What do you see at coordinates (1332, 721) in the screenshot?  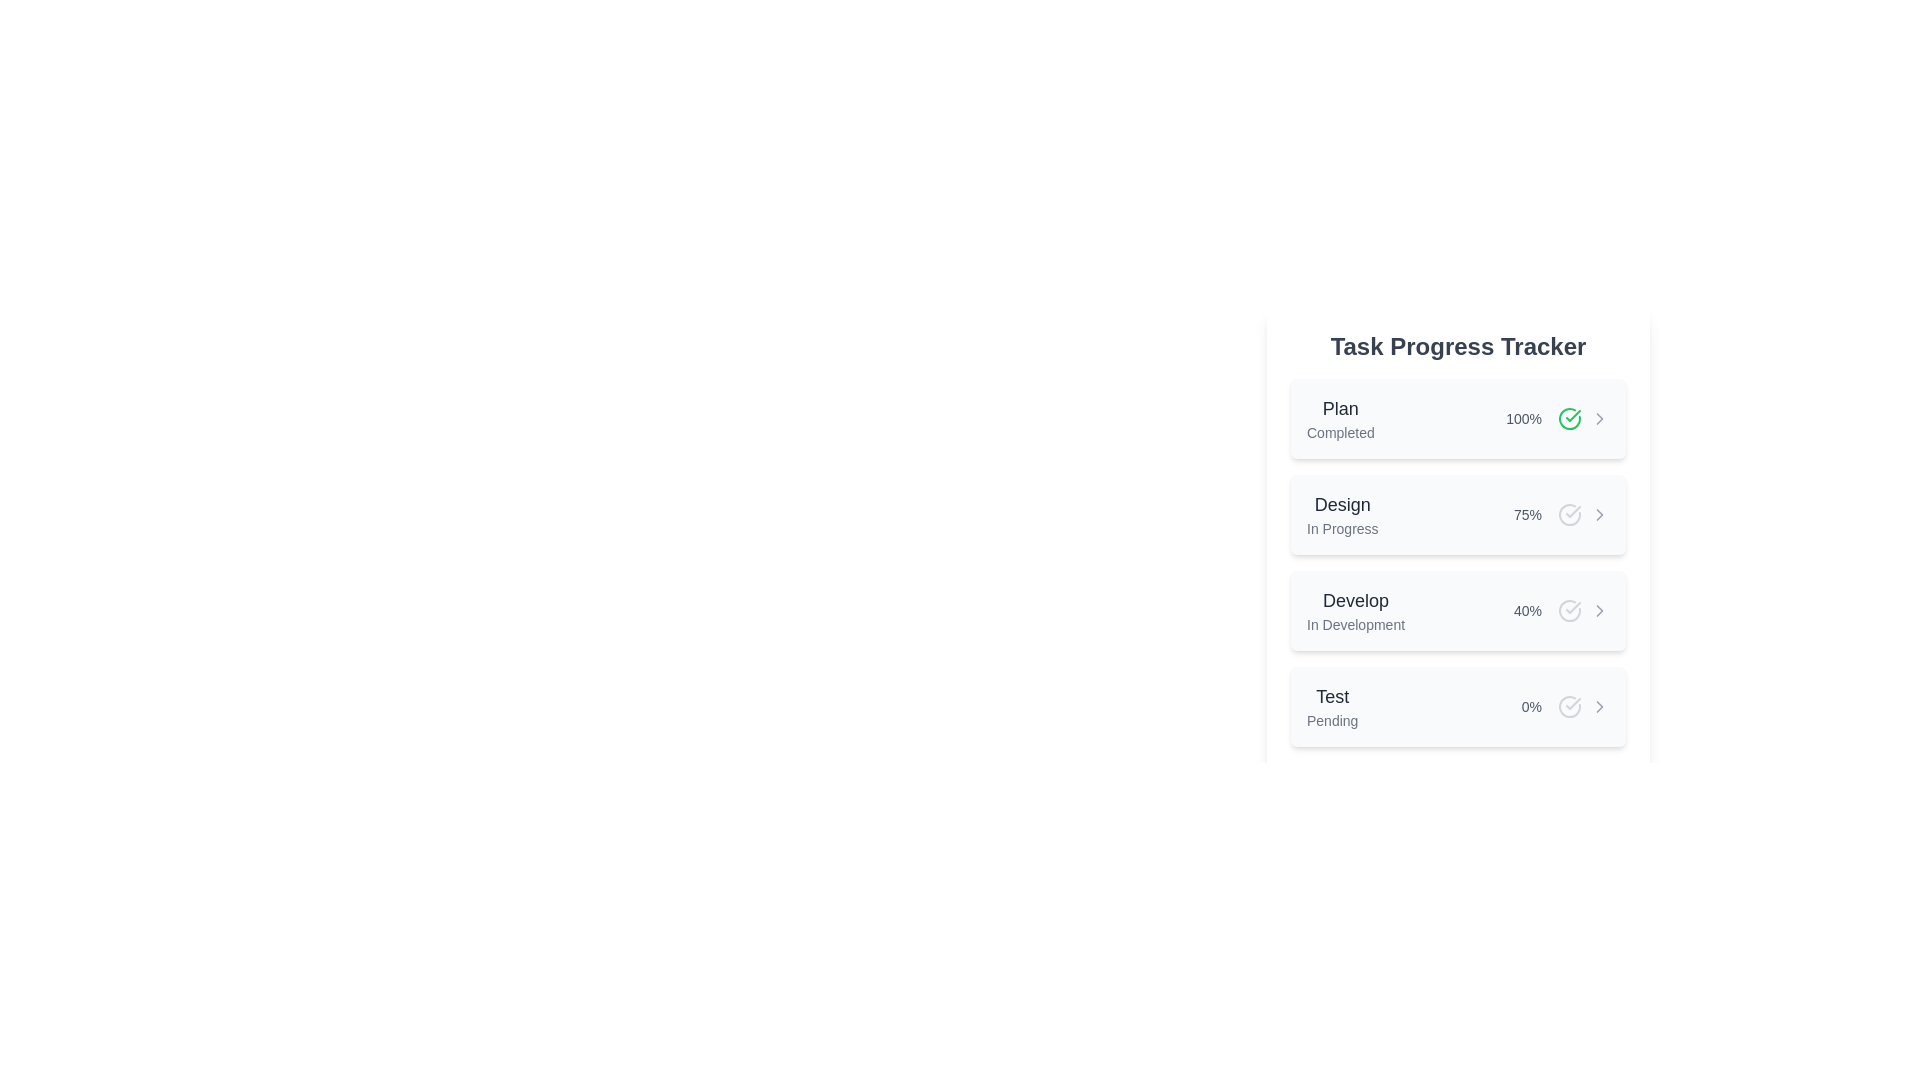 I see `the static text label indicating the status of the 'Test' task which shows 'Pending'` at bounding box center [1332, 721].